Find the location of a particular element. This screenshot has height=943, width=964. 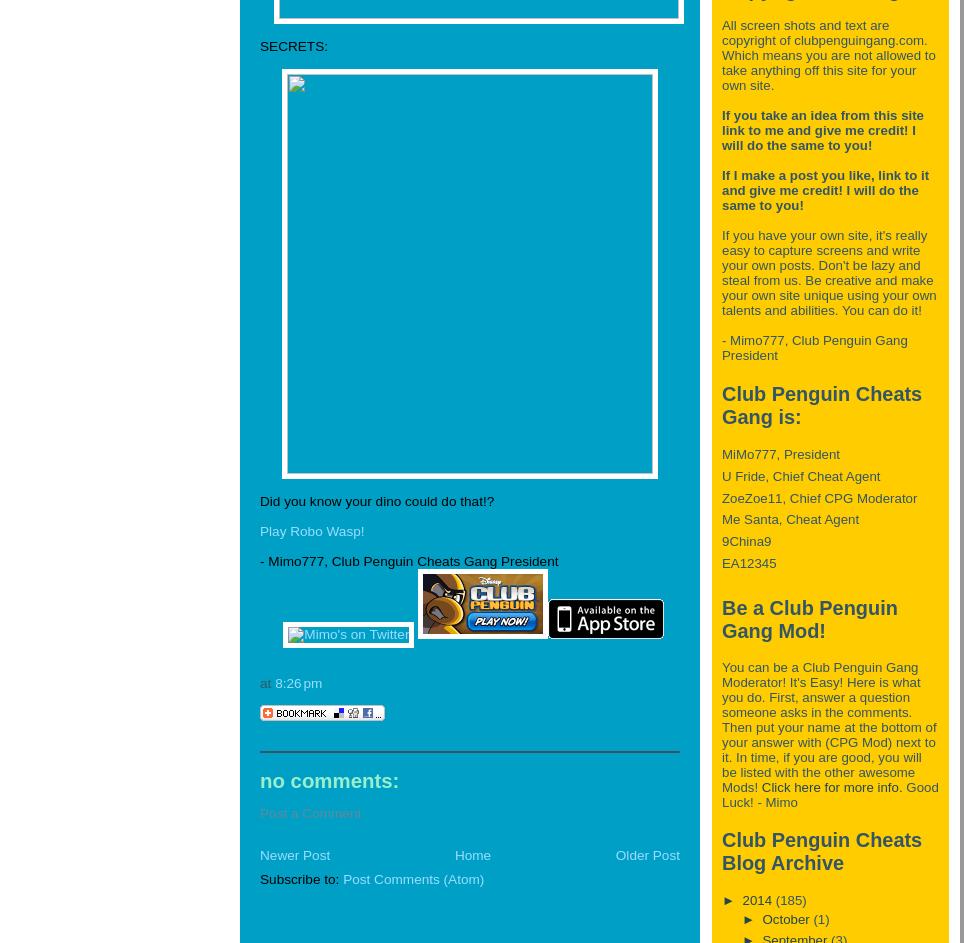

'Be a Club Penguin Gang Mod!' is located at coordinates (808, 618).